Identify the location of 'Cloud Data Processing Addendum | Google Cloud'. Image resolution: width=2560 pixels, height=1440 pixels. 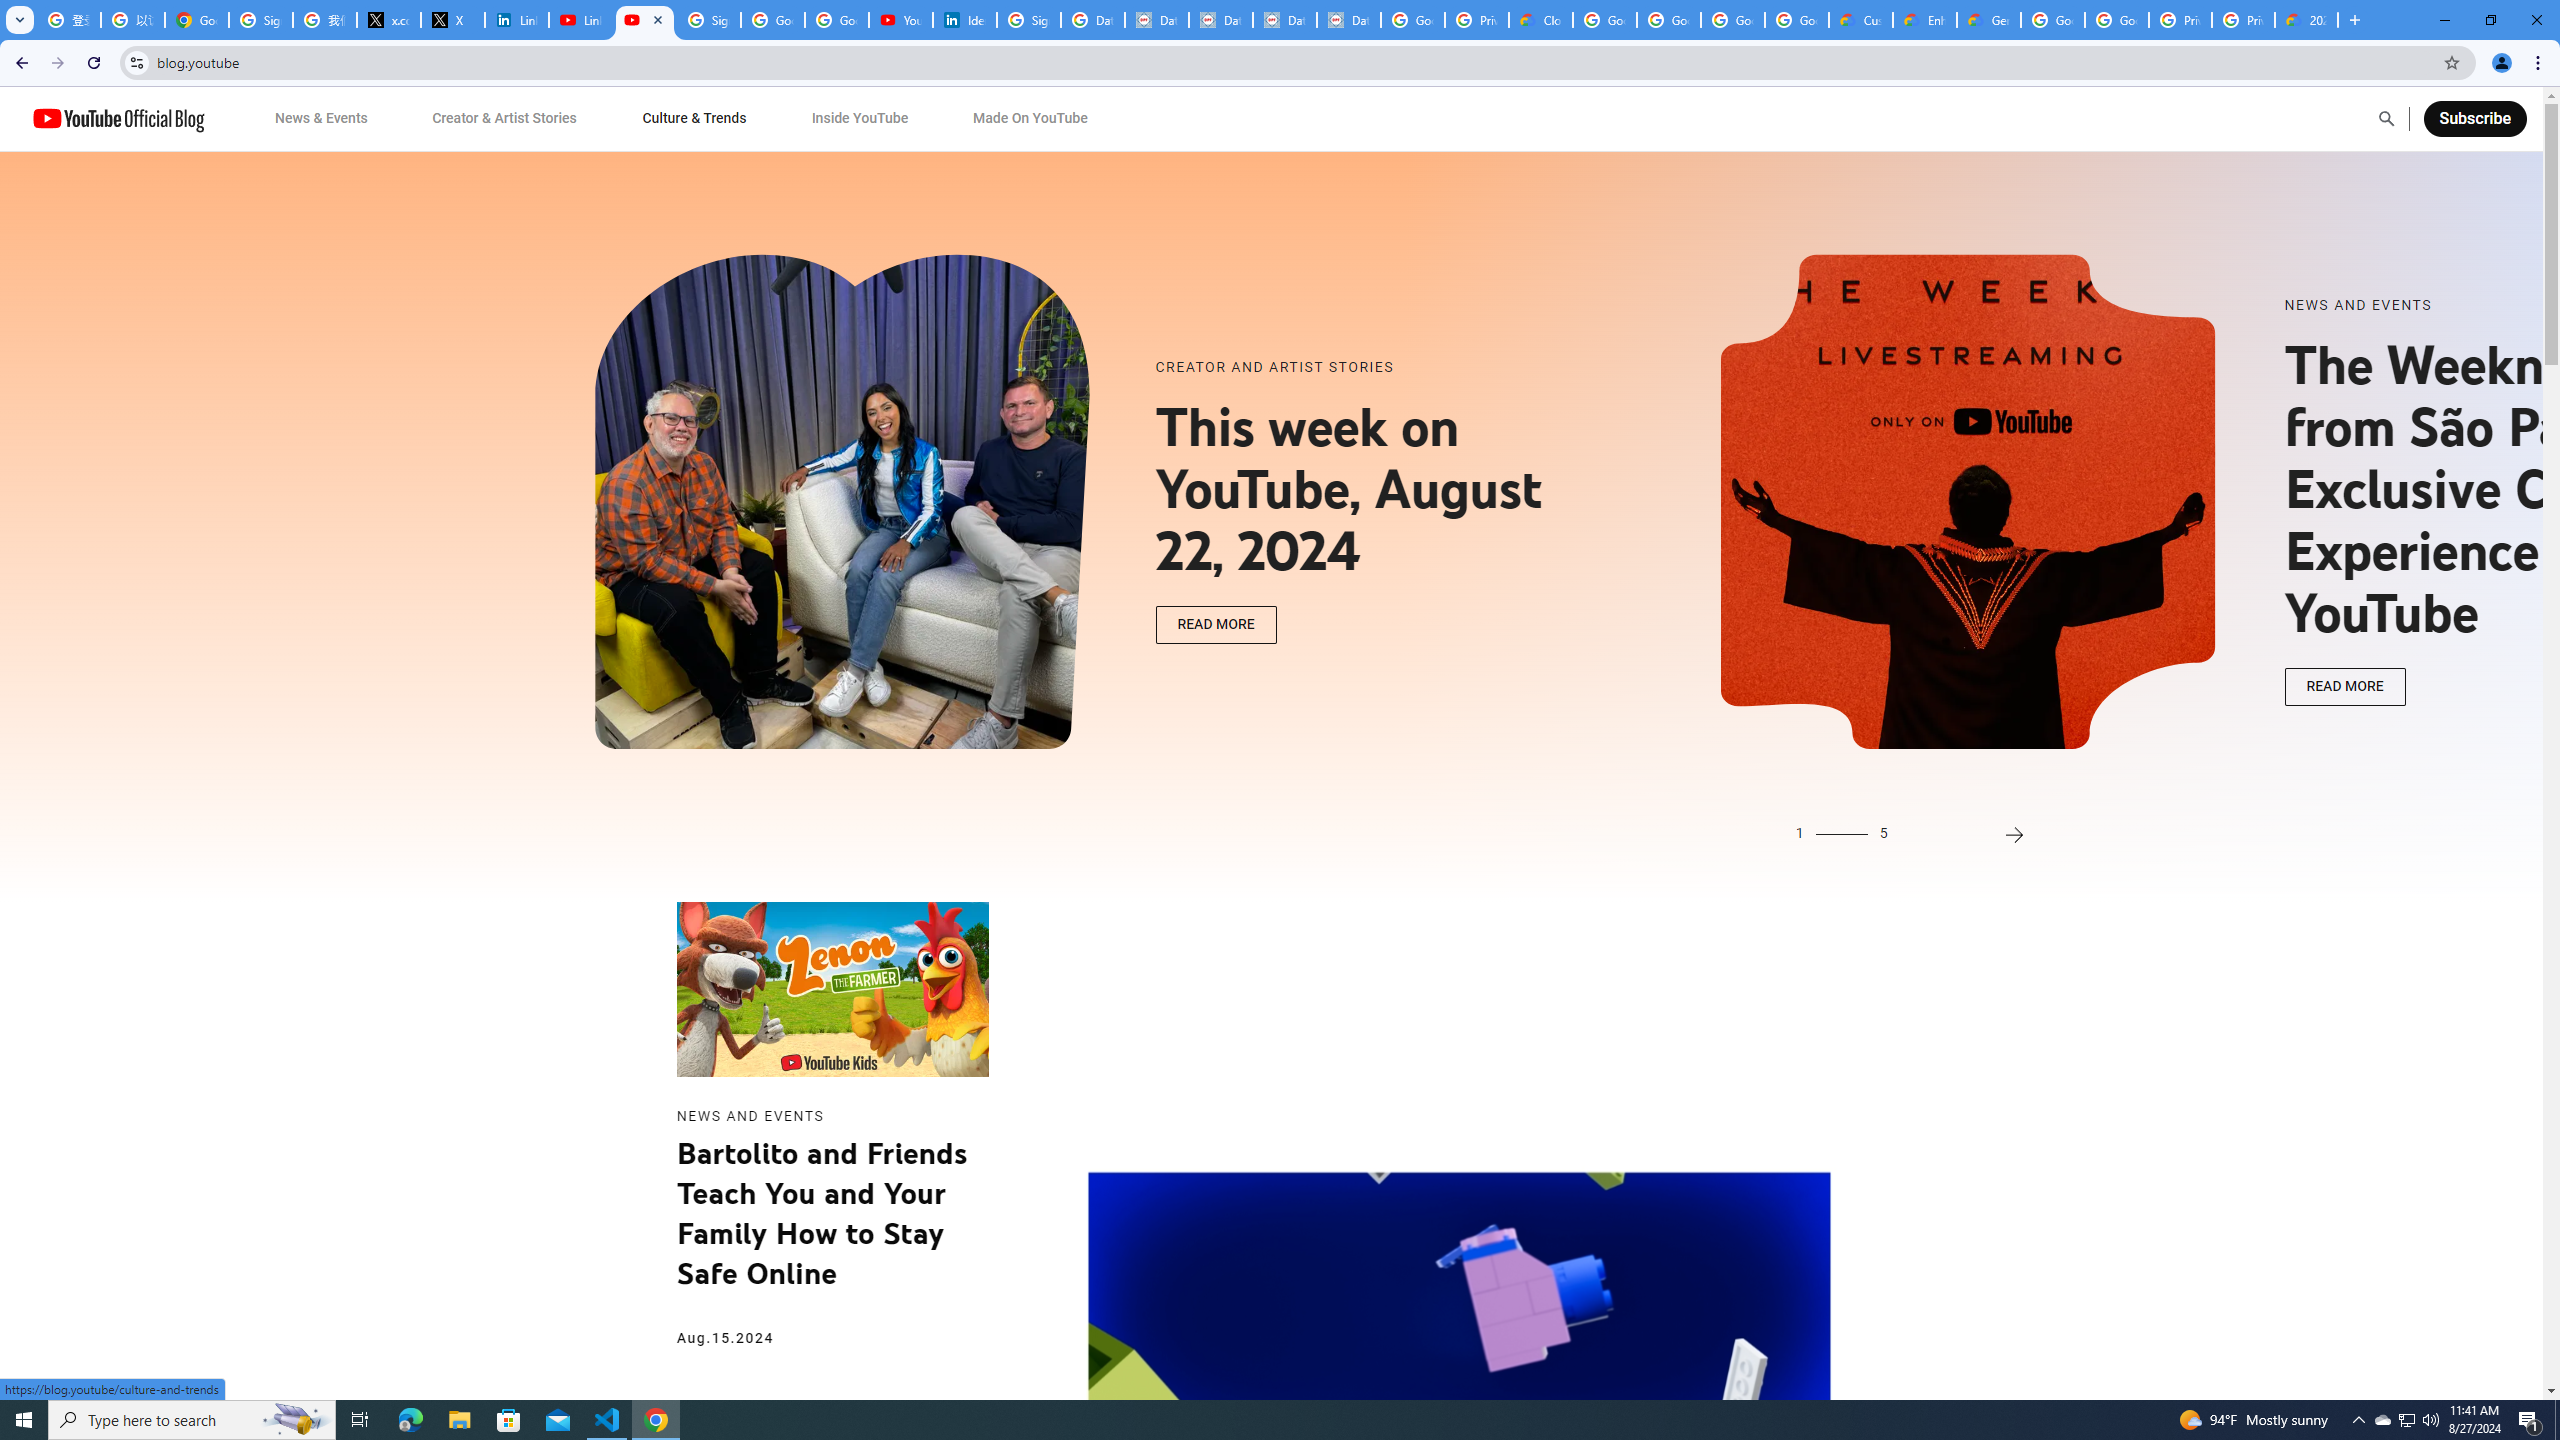
(1540, 19).